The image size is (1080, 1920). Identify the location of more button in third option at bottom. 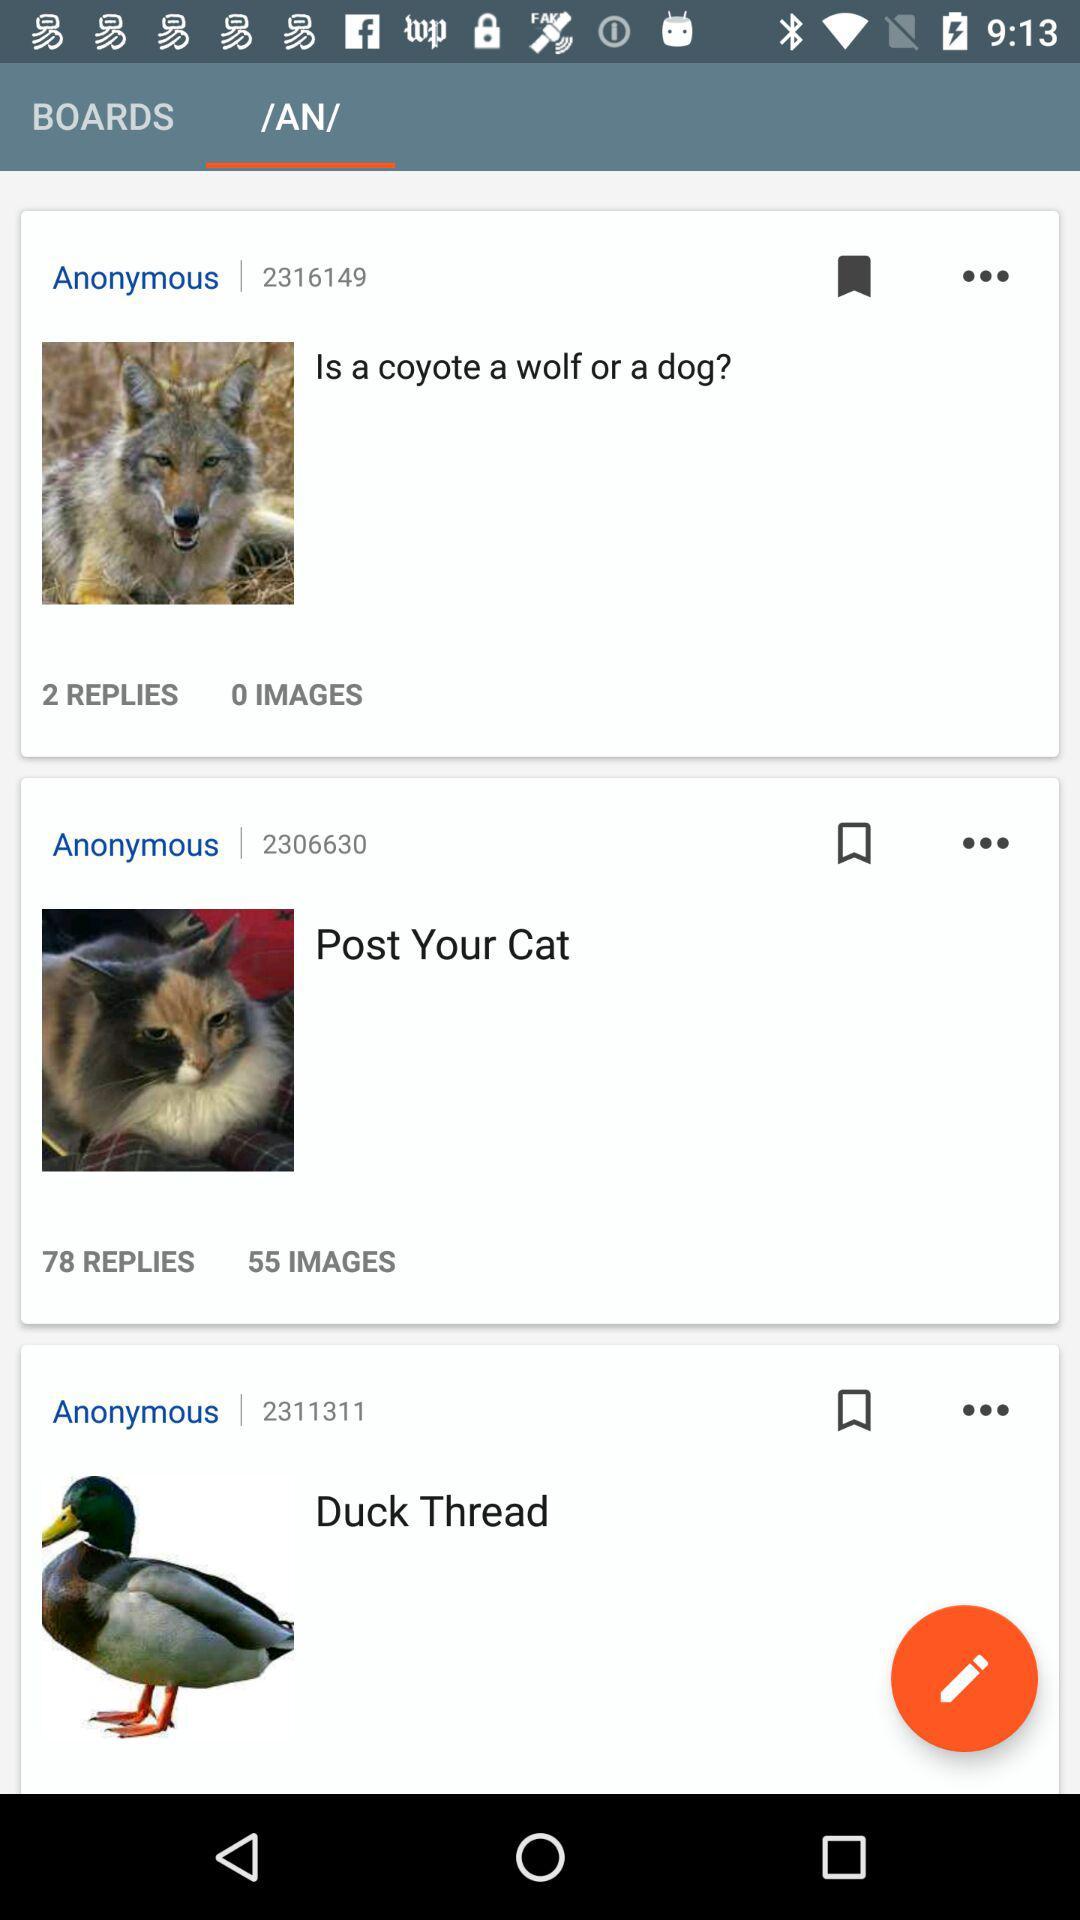
(985, 1409).